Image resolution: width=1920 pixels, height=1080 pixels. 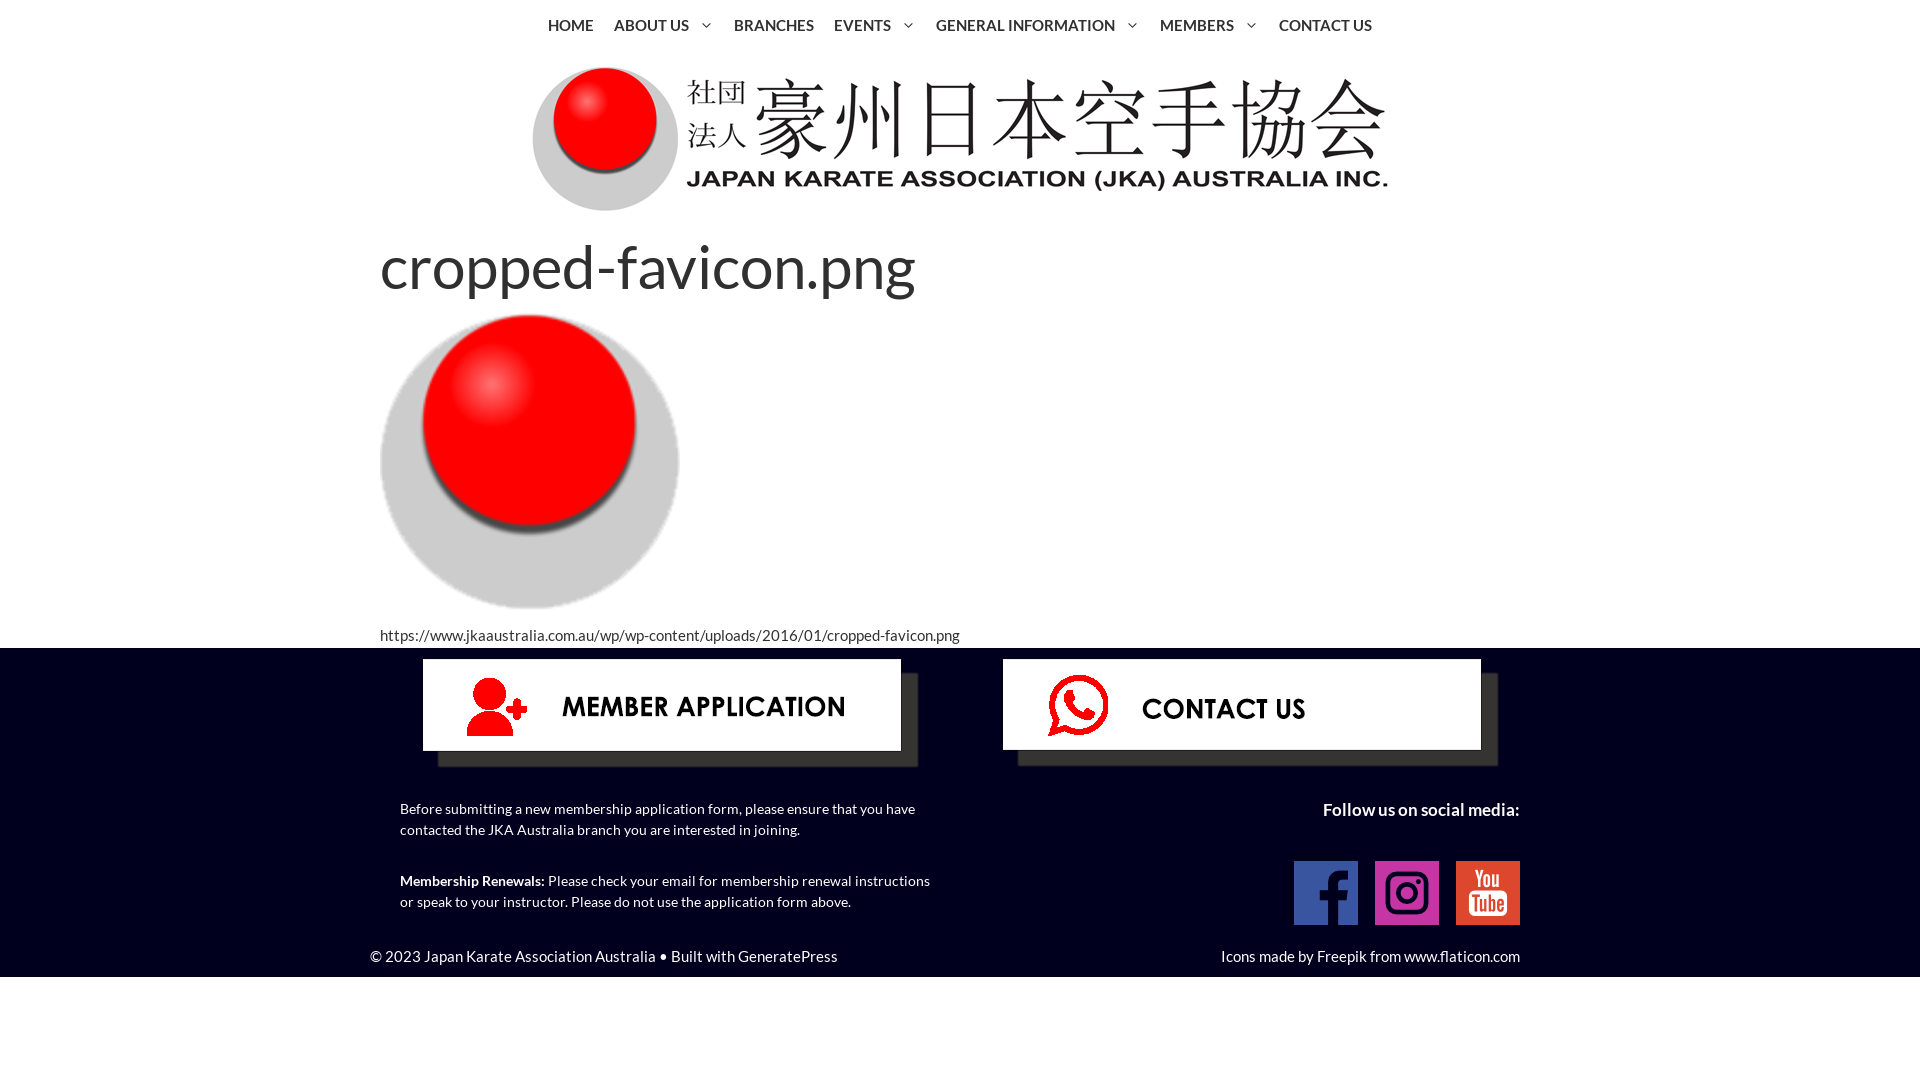 I want to click on 'GeneratePress', so click(x=786, y=954).